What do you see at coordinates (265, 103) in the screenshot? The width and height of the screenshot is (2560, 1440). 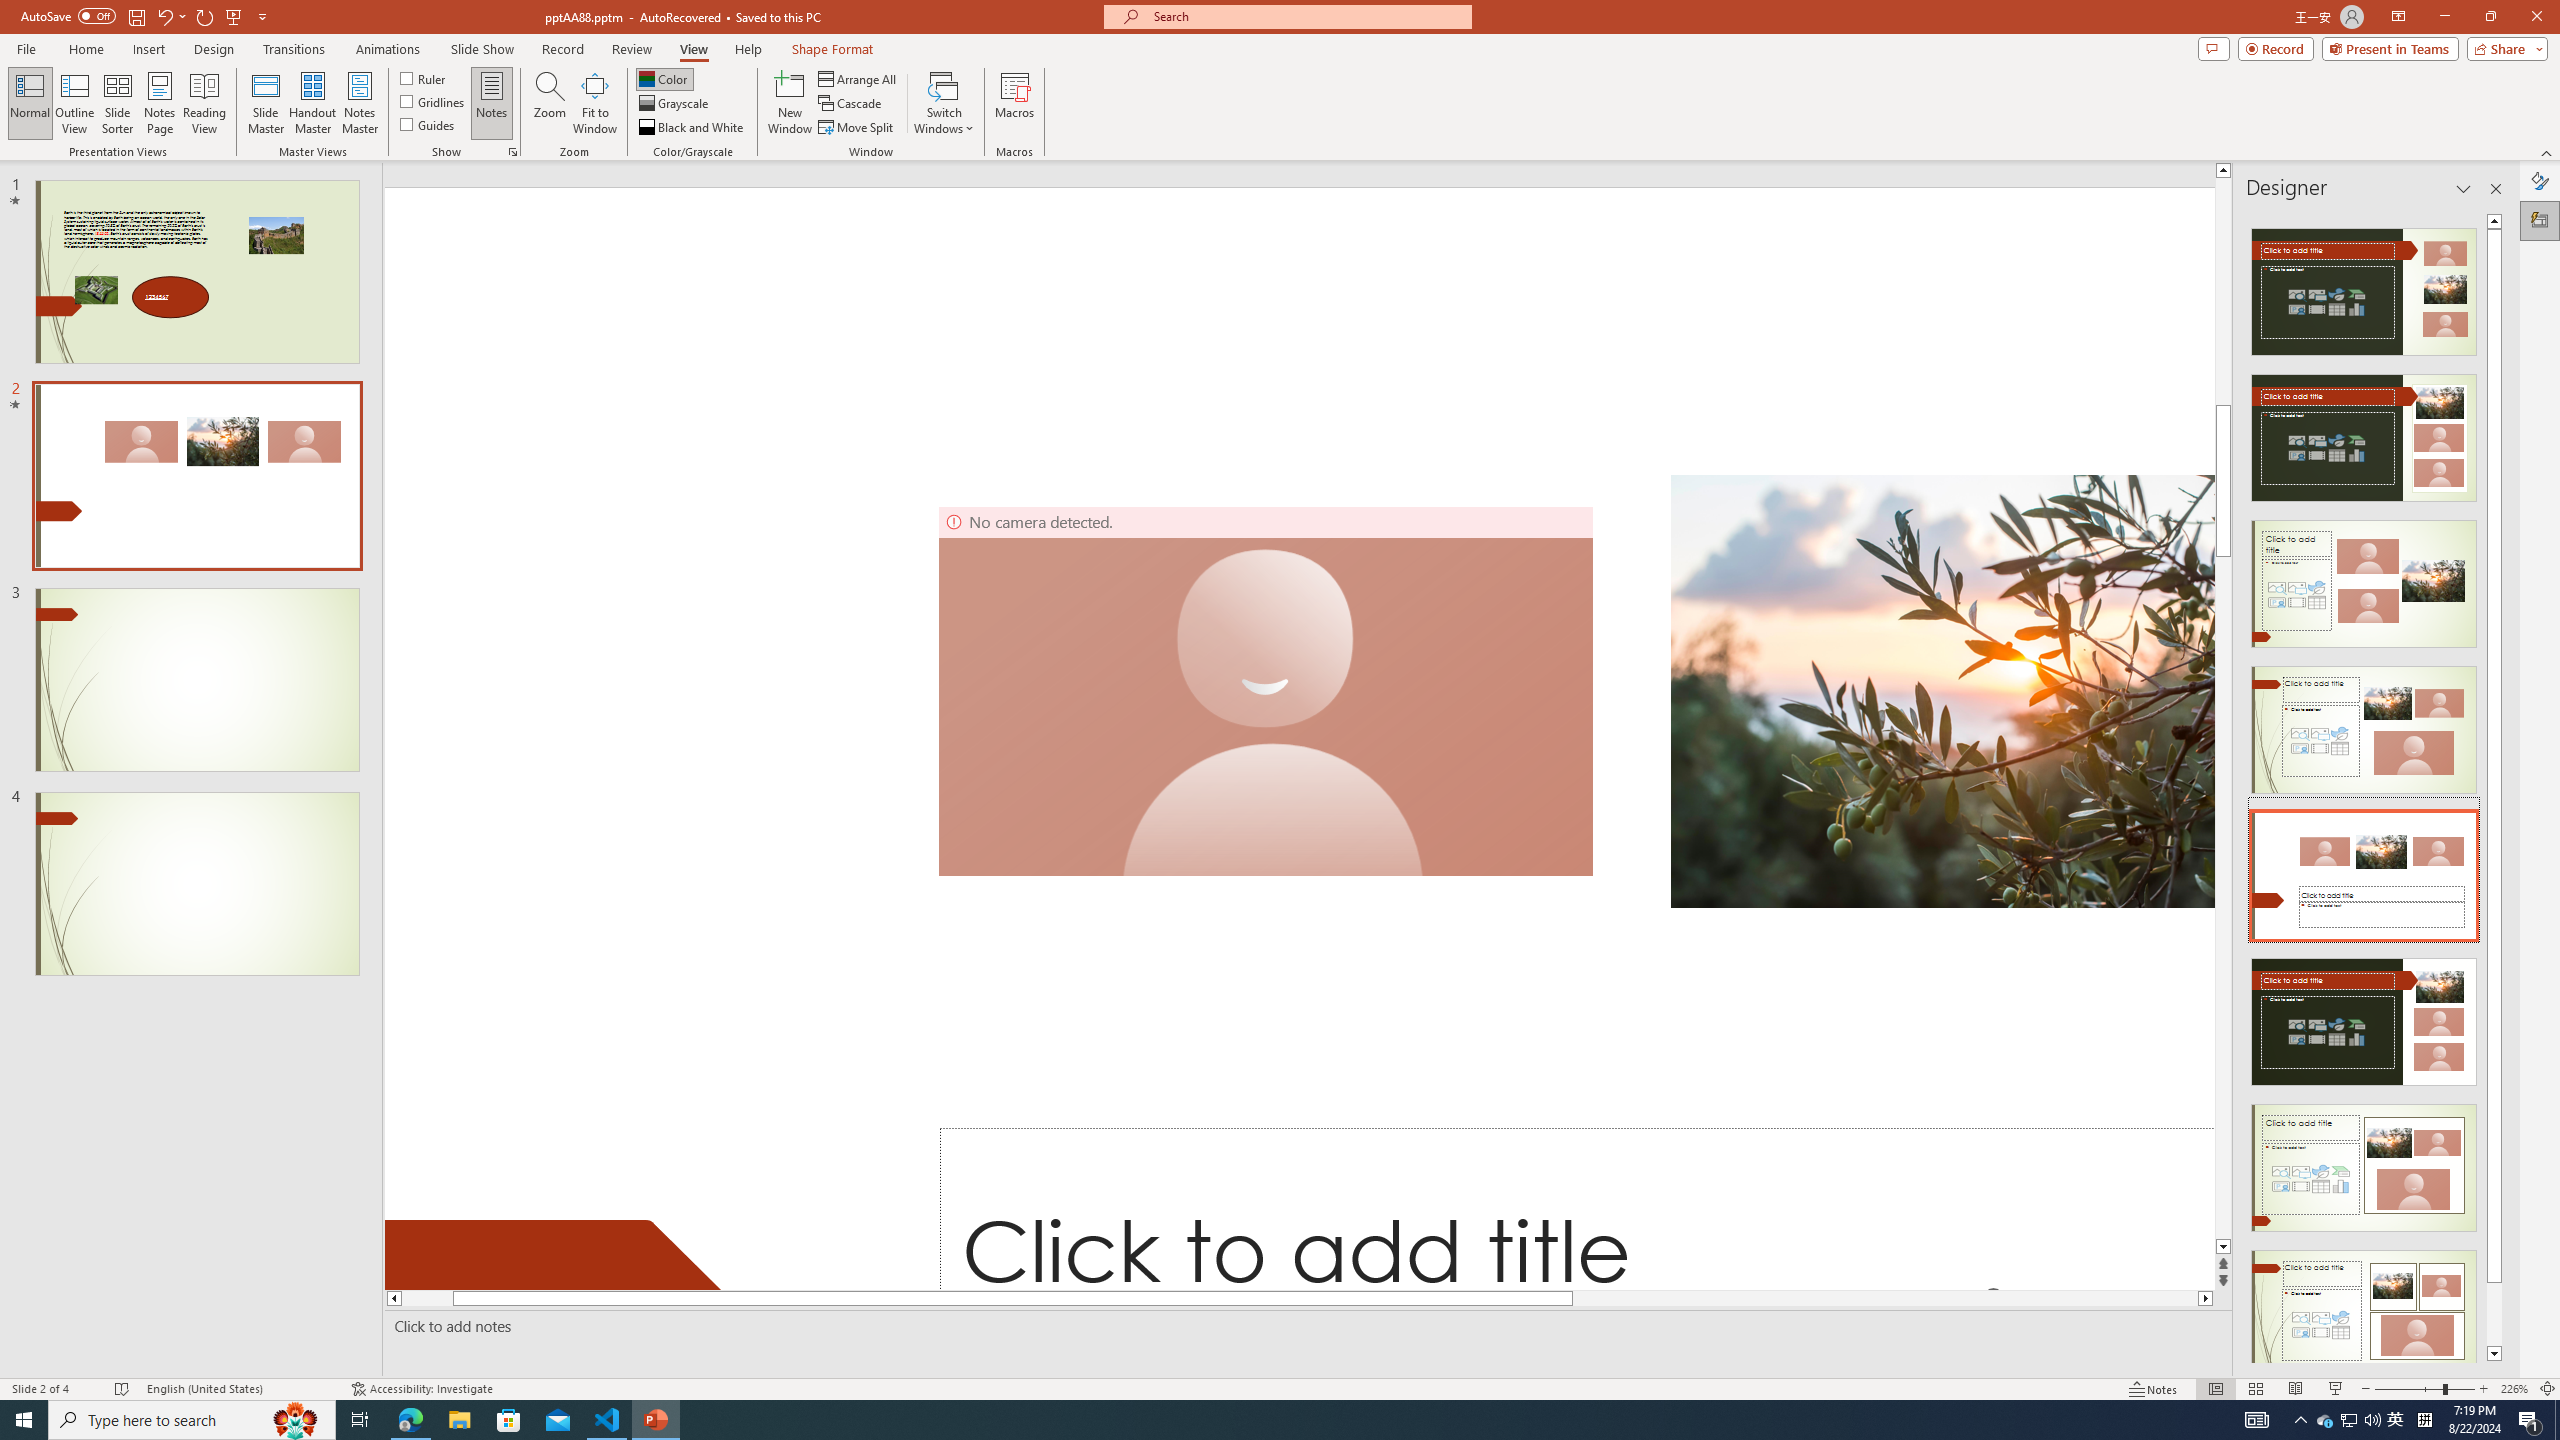 I see `'Slide Master'` at bounding box center [265, 103].